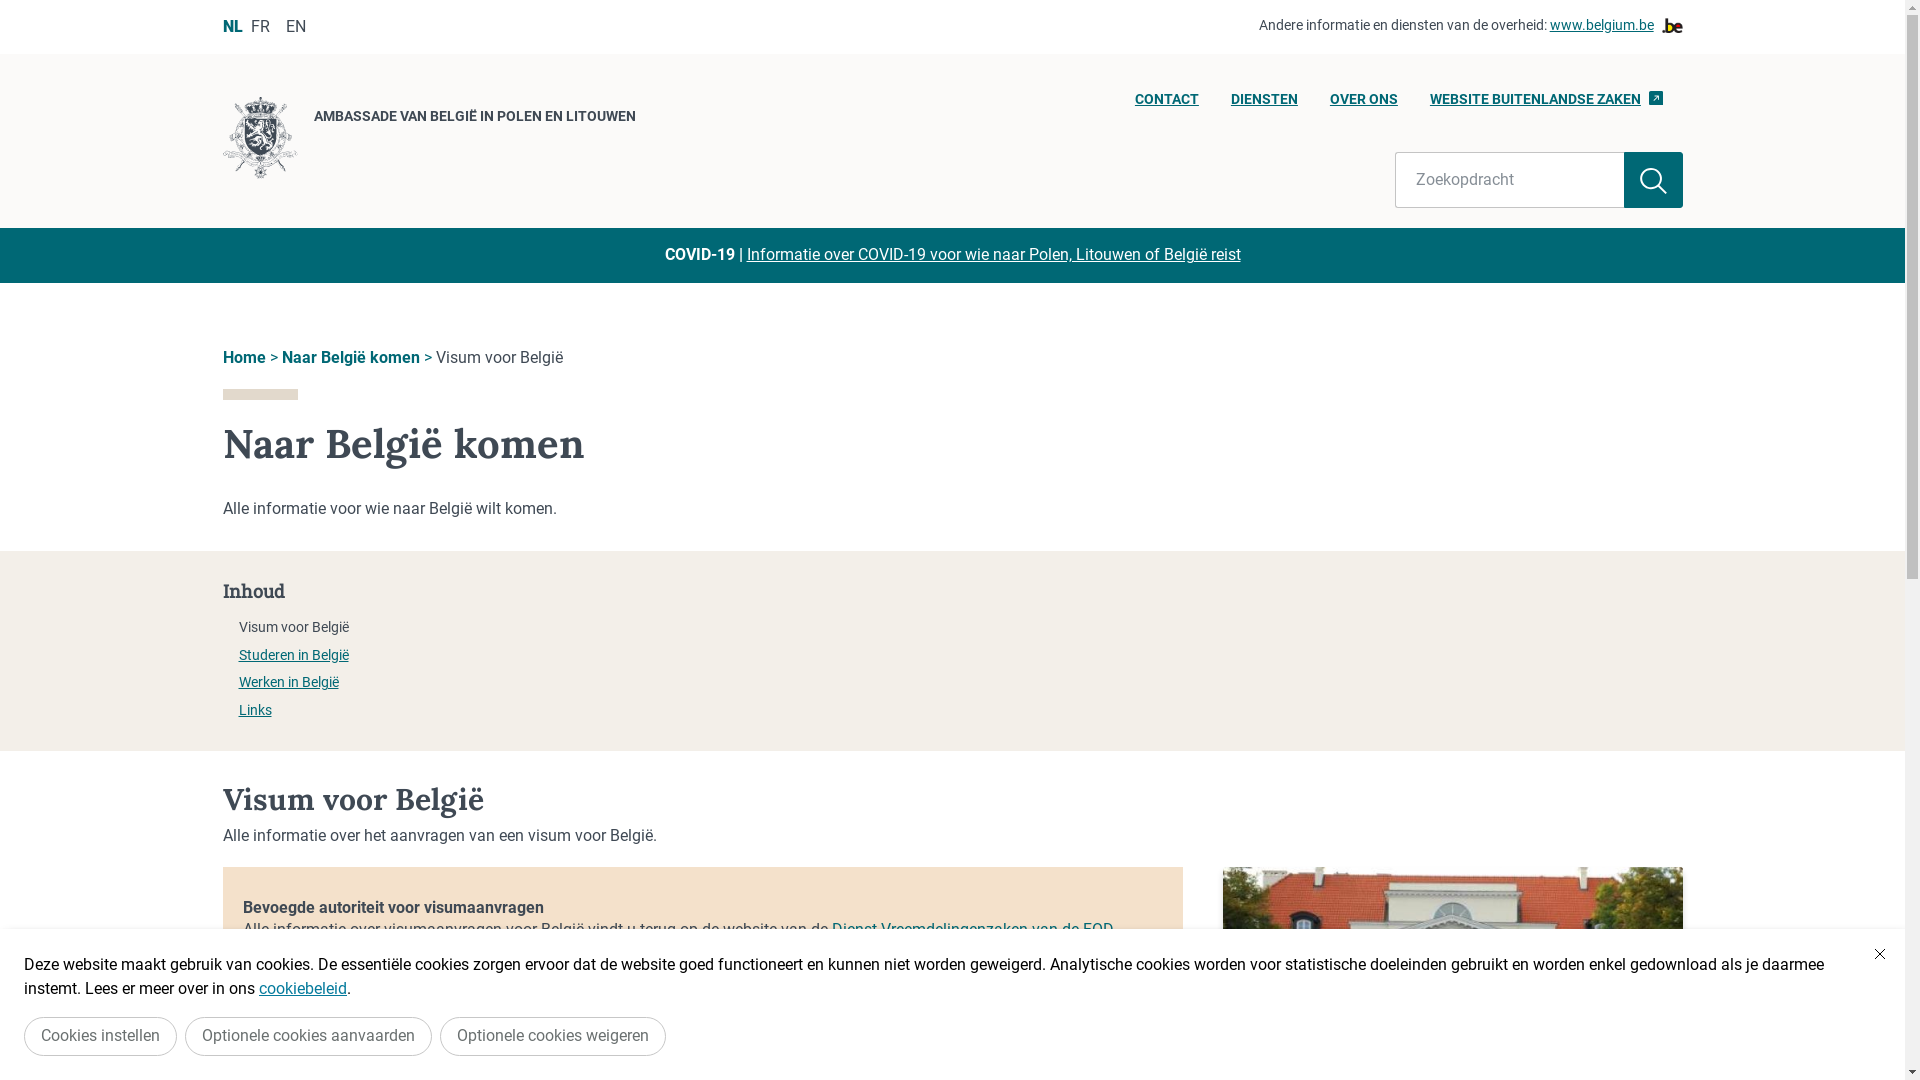 The width and height of the screenshot is (1920, 1080). What do you see at coordinates (185, 1035) in the screenshot?
I see `'Optionele cookies aanvaarden'` at bounding box center [185, 1035].